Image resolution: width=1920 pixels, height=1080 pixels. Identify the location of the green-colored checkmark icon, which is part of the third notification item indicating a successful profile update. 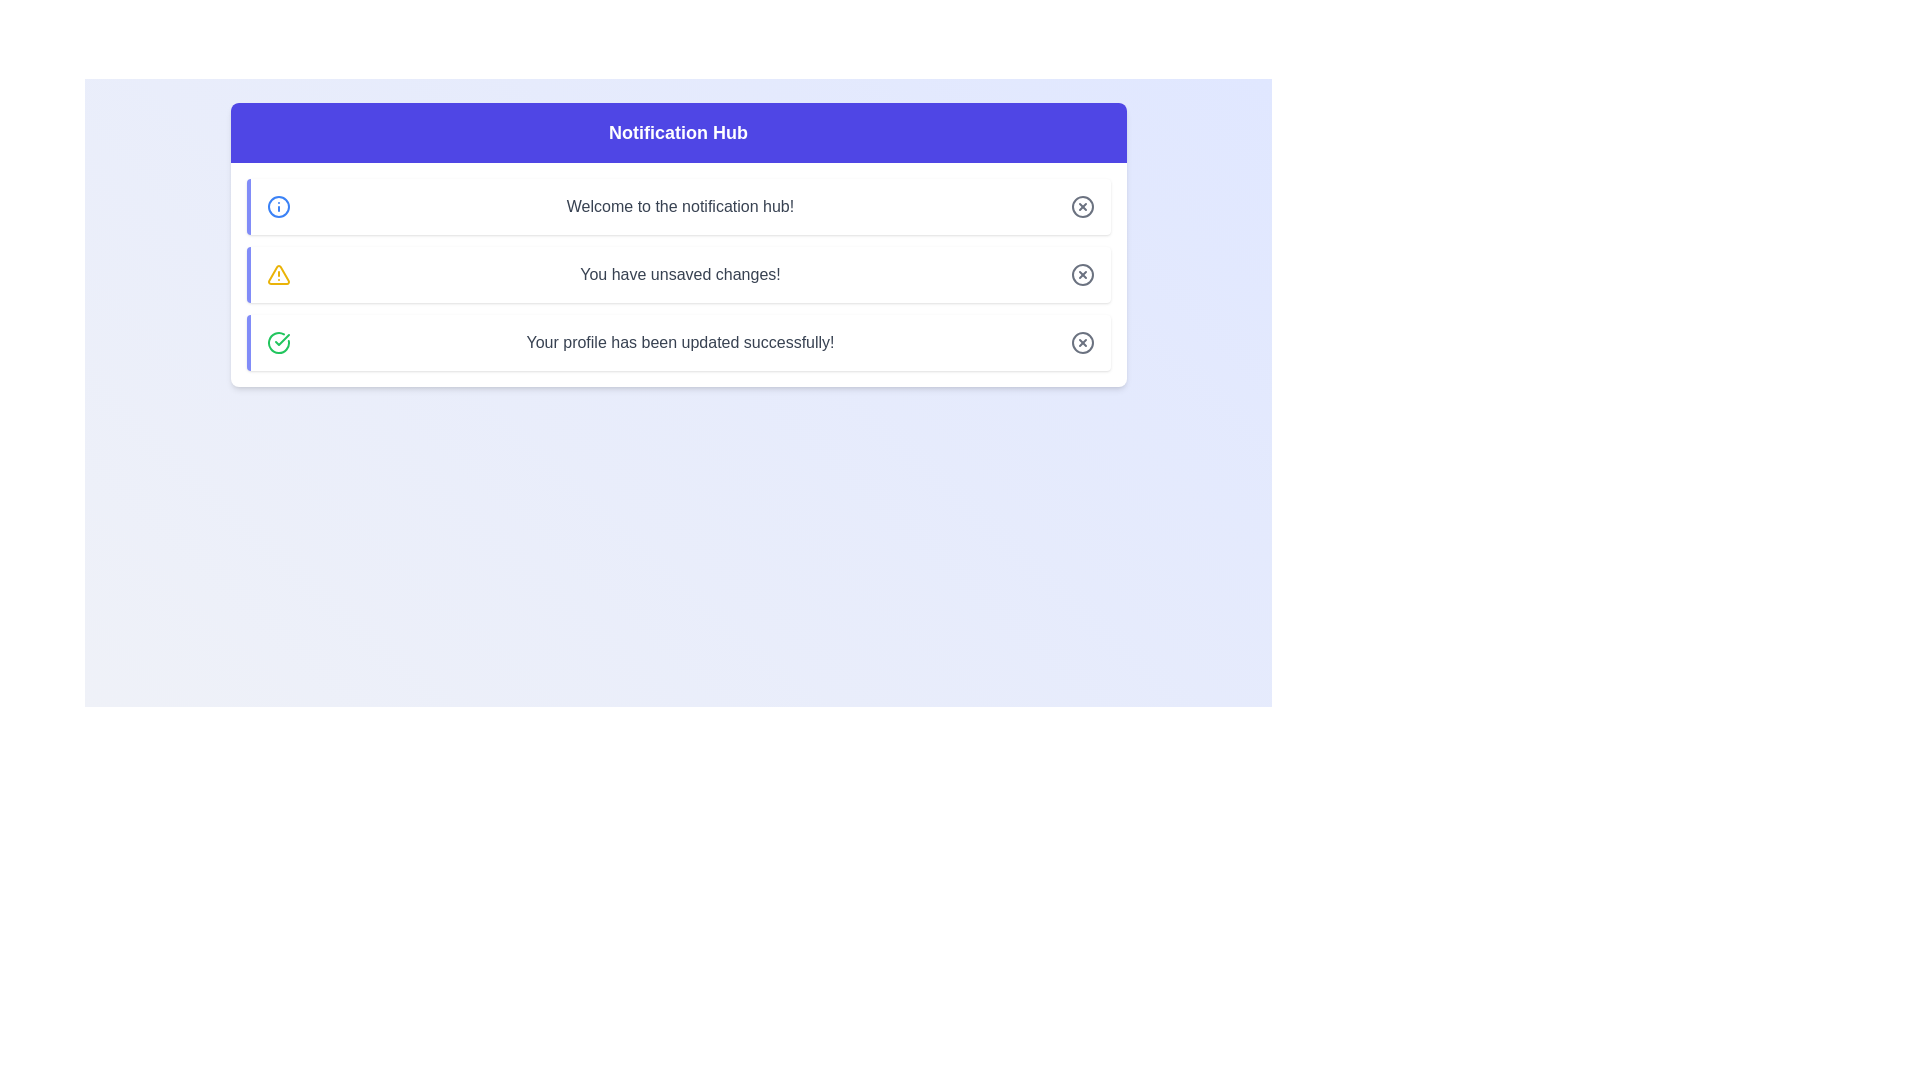
(281, 338).